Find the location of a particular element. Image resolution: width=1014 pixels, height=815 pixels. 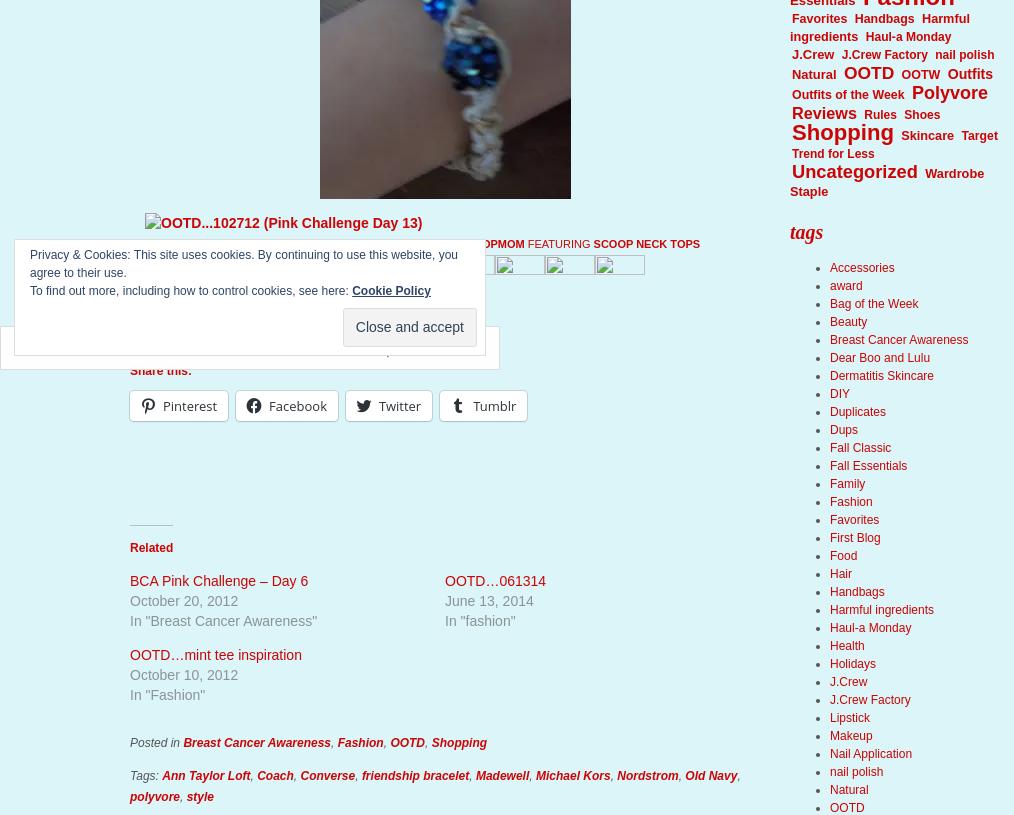

'Holidays' is located at coordinates (851, 662).